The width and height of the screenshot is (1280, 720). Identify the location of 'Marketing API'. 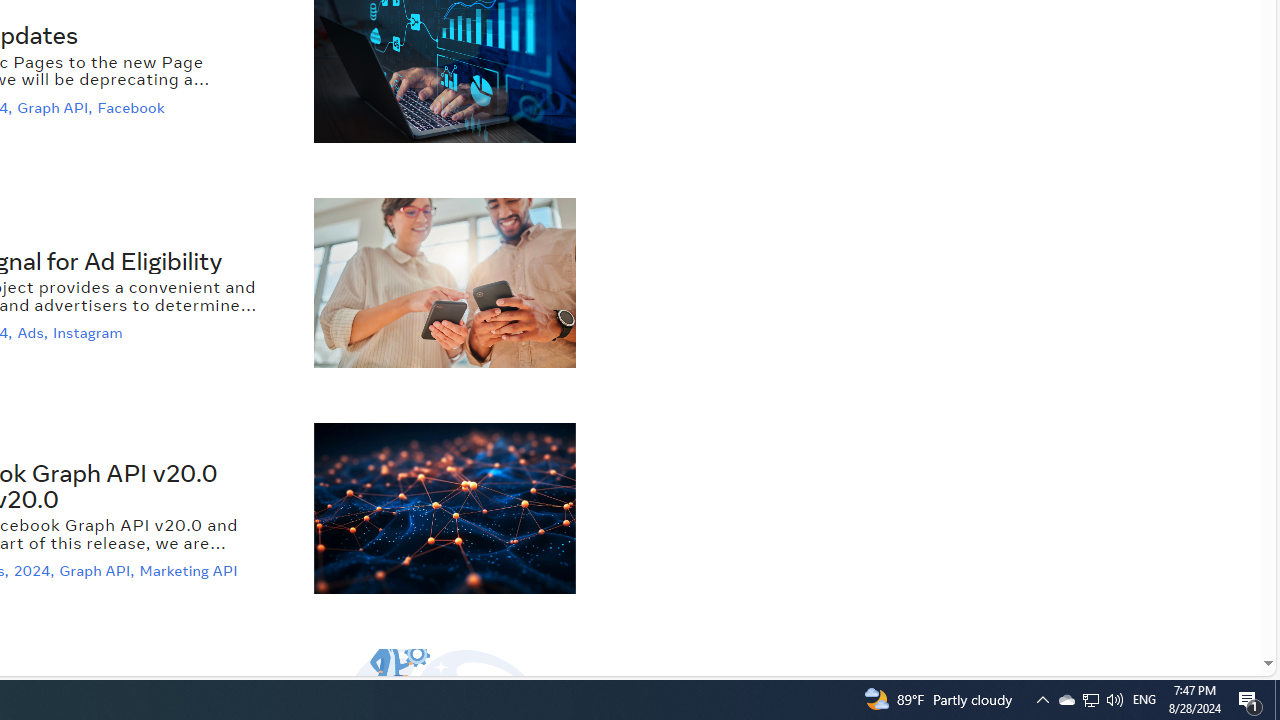
(191, 571).